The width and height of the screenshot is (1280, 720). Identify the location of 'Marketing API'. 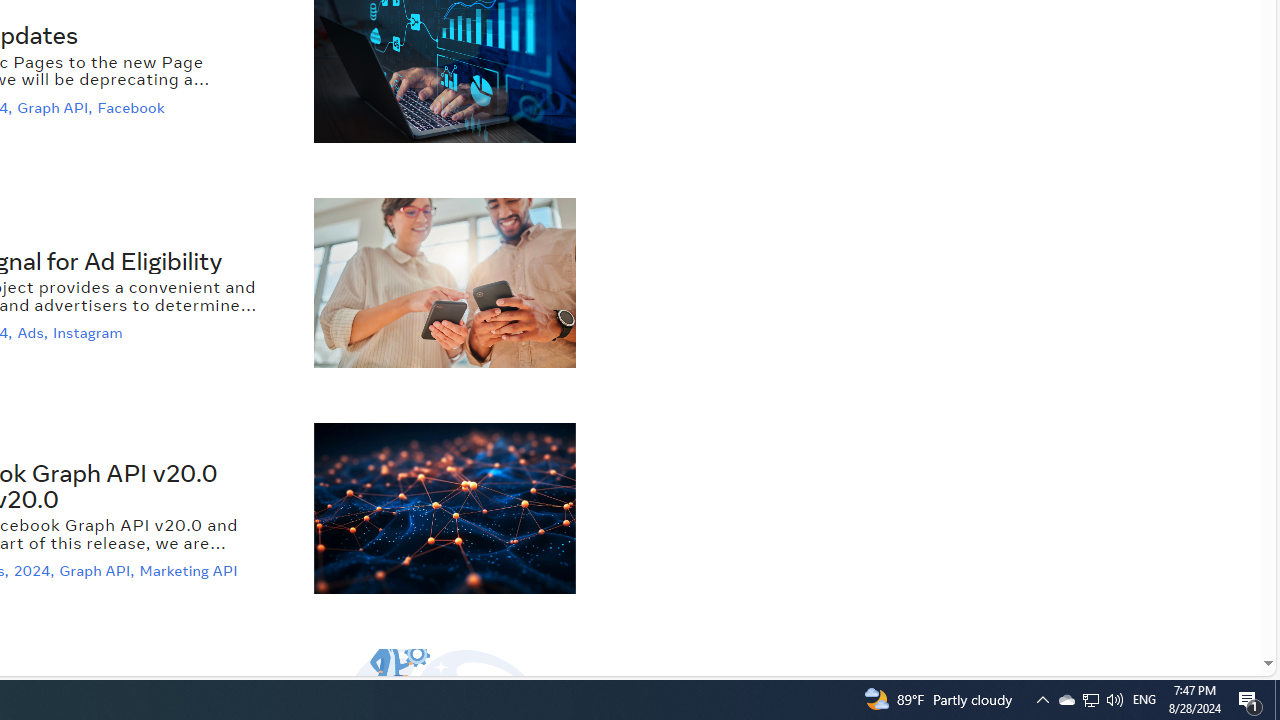
(191, 571).